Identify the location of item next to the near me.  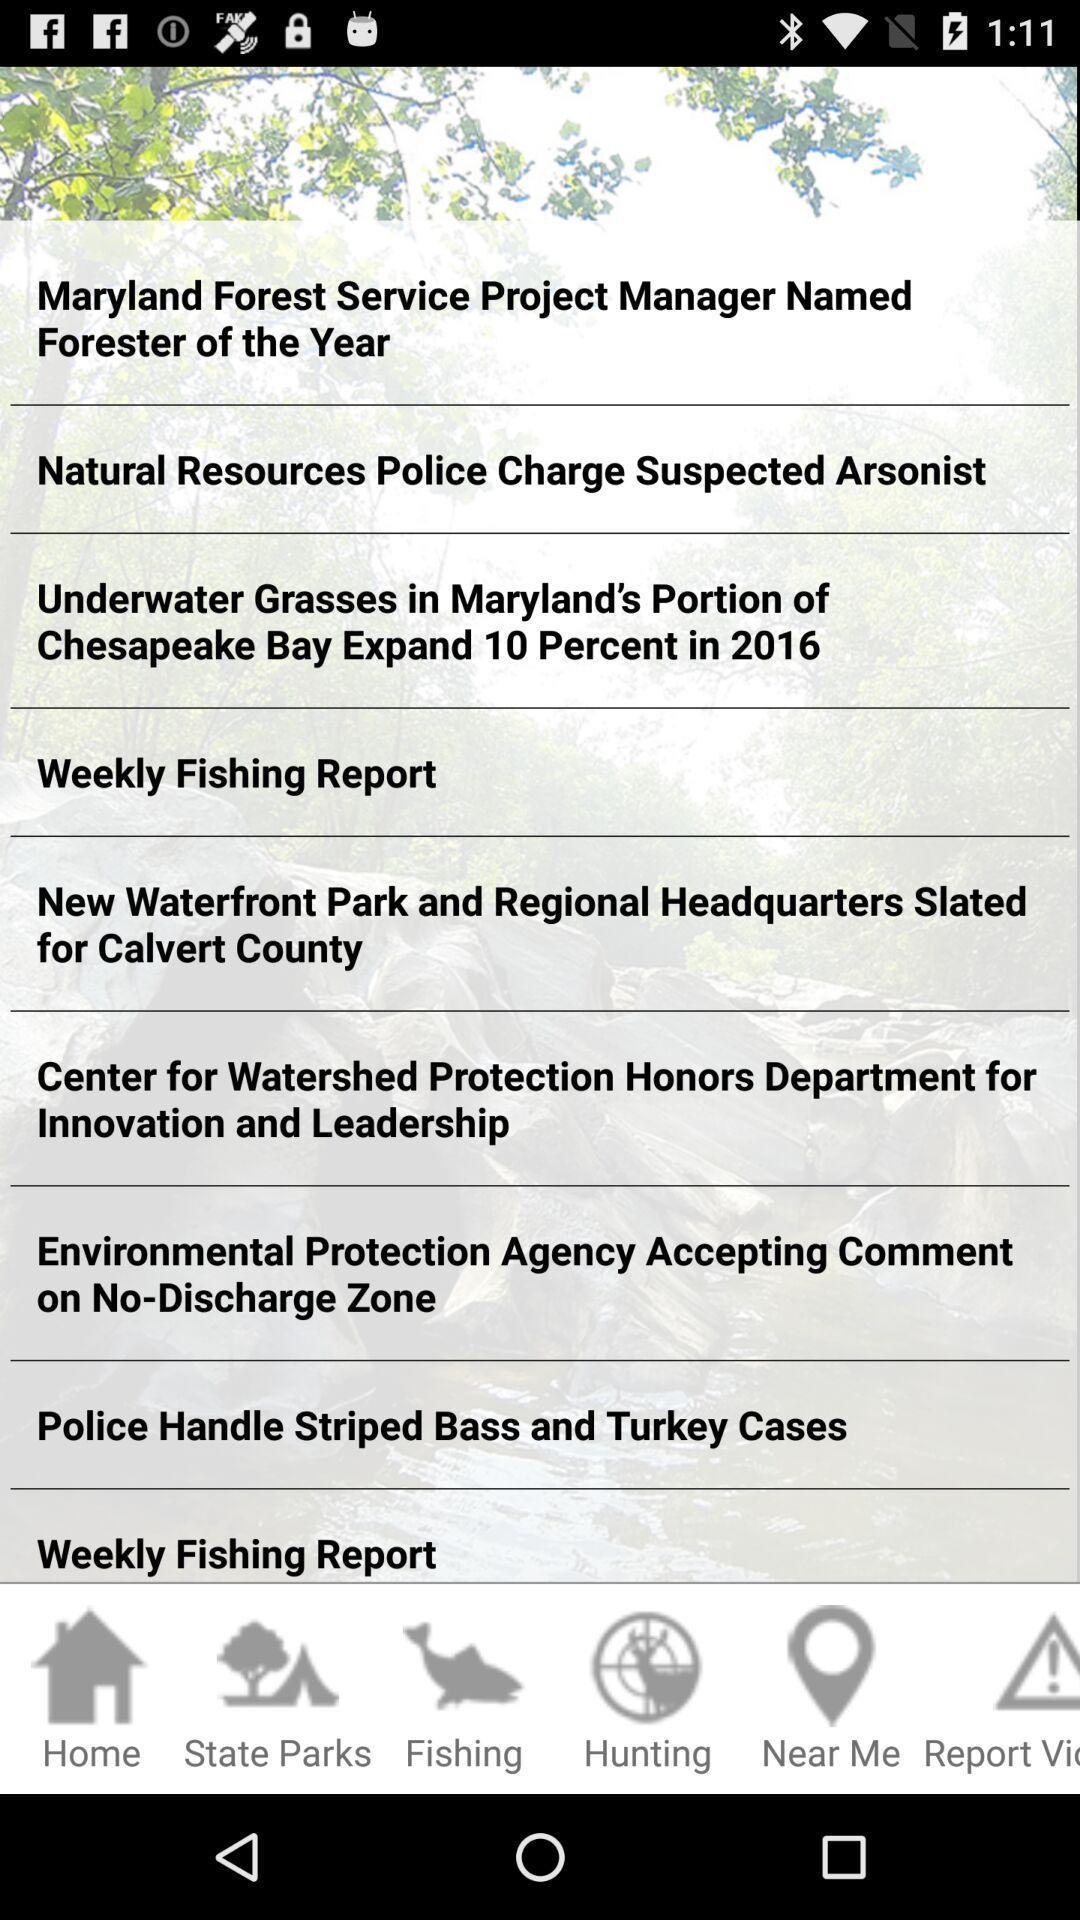
(647, 1689).